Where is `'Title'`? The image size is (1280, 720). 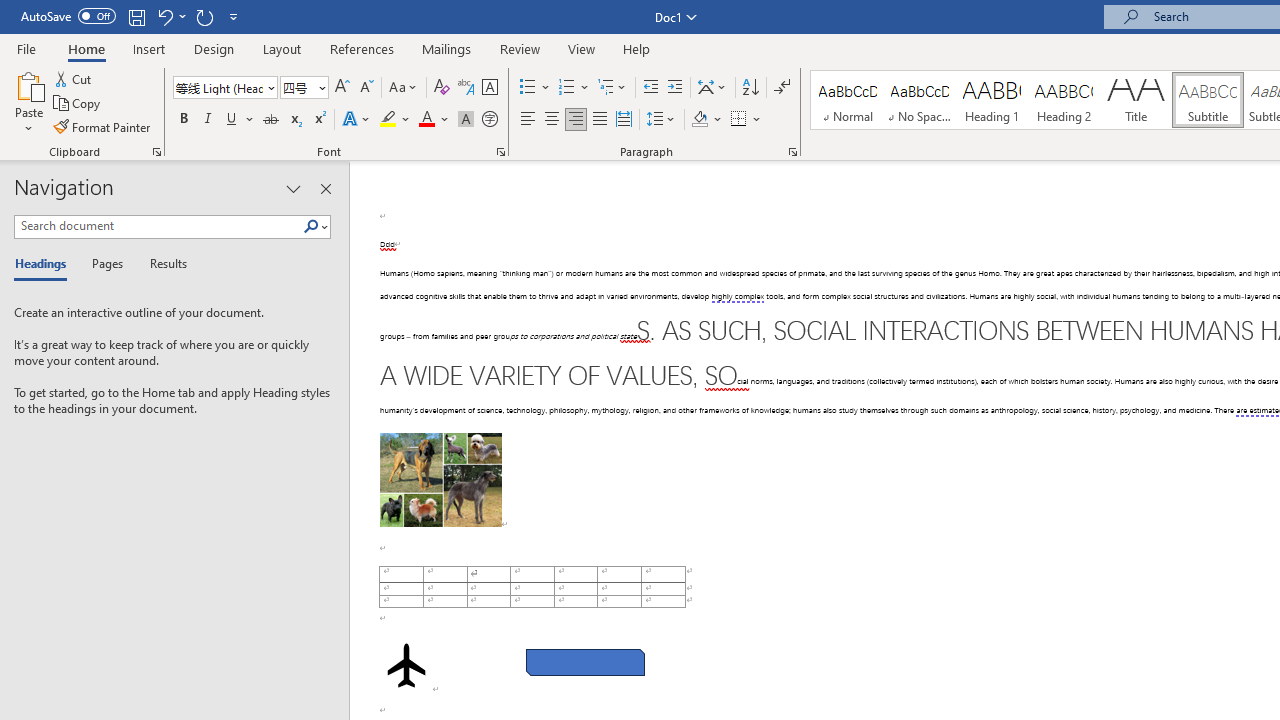
'Title' is located at coordinates (1136, 100).